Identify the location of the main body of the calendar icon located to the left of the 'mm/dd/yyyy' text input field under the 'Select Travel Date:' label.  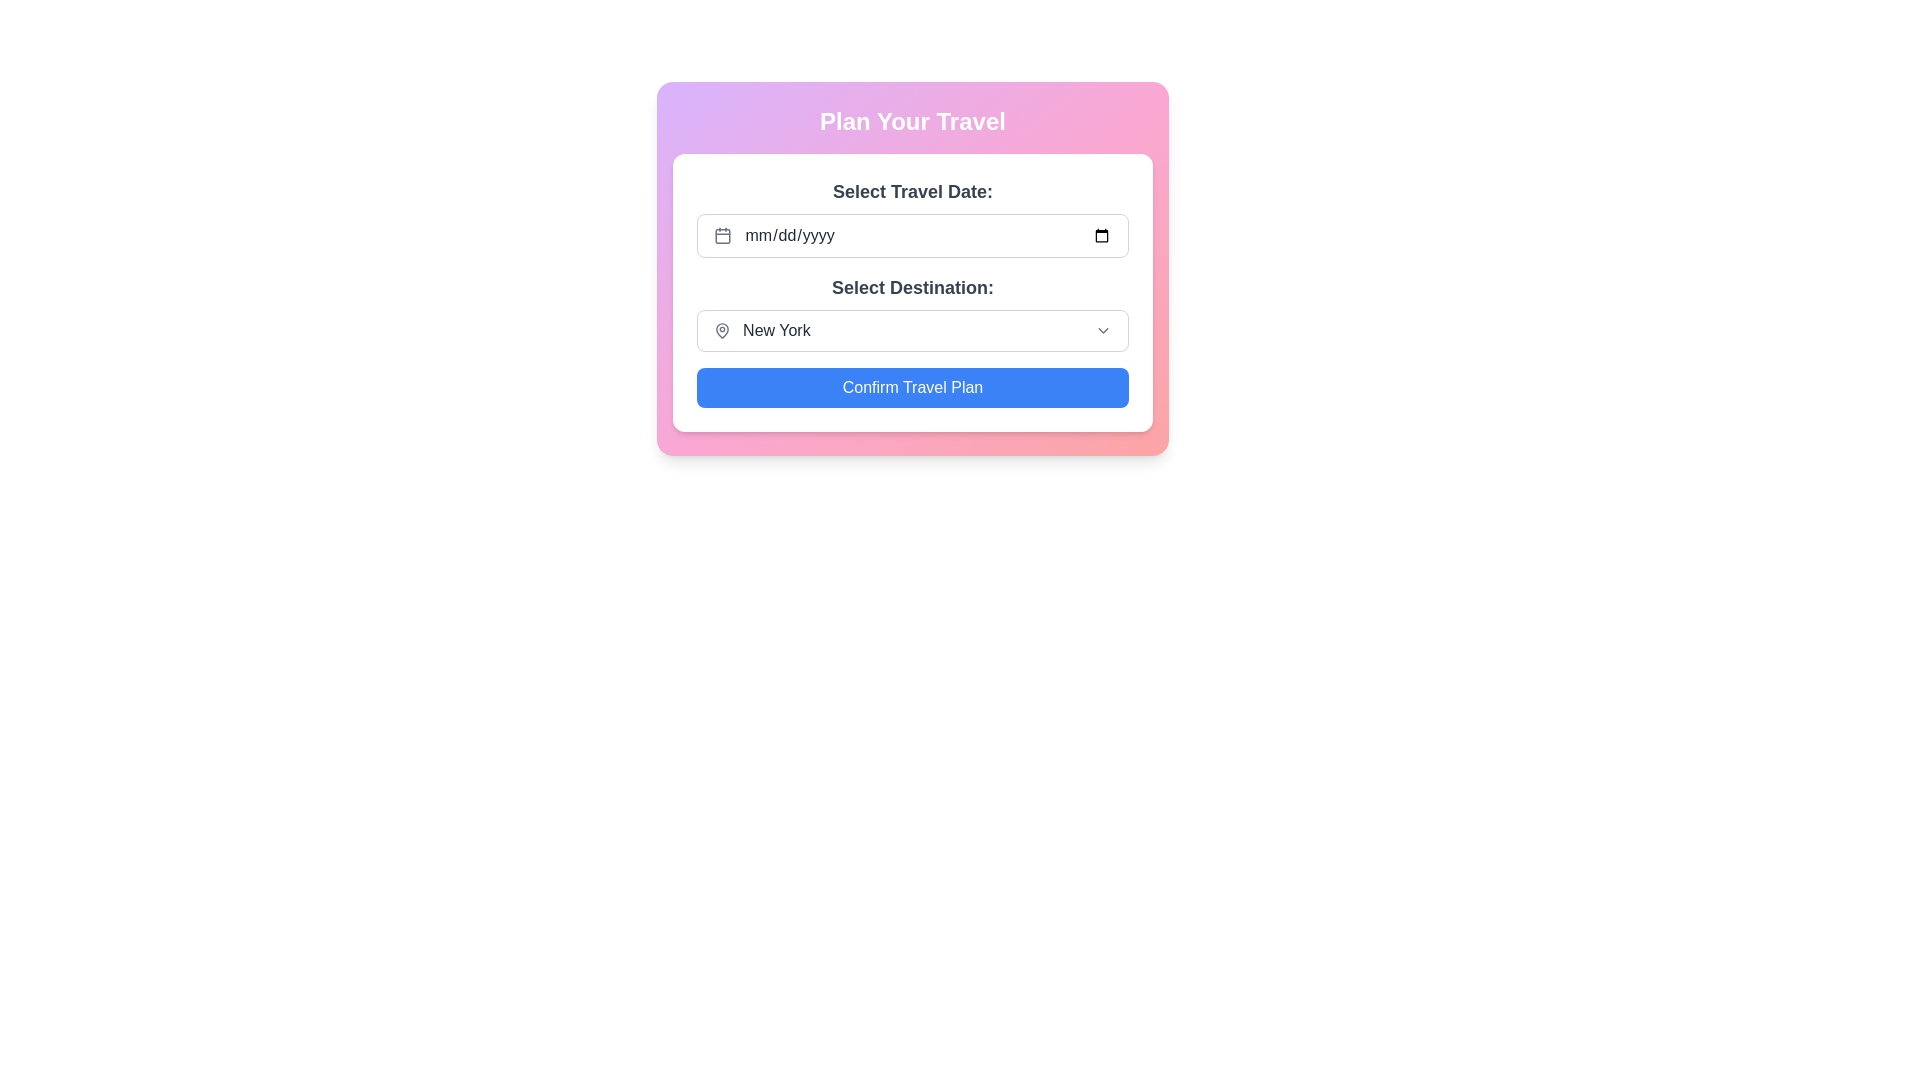
(722, 235).